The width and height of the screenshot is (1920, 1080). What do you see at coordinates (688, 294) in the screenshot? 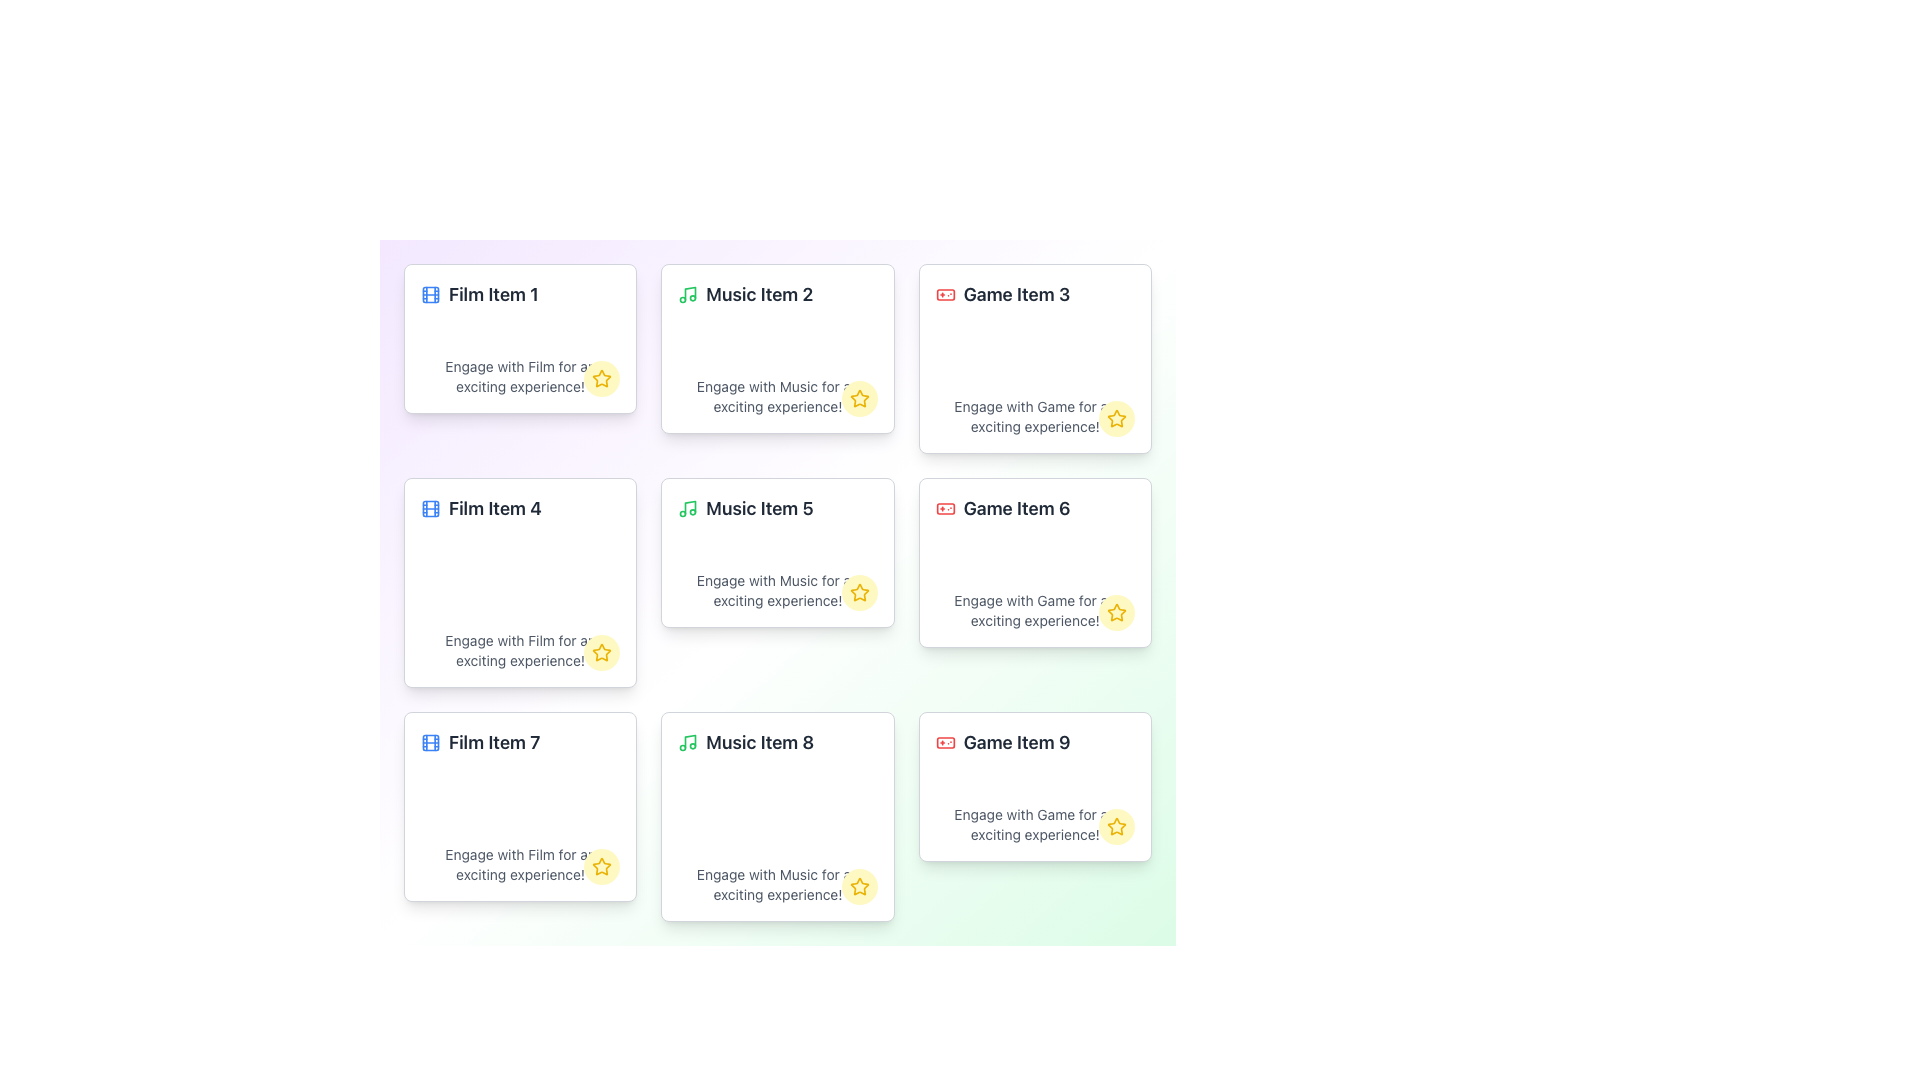
I see `the static decorative 'Music' icon located to the left of the 'Music Item 2' card title in the grid layout` at bounding box center [688, 294].